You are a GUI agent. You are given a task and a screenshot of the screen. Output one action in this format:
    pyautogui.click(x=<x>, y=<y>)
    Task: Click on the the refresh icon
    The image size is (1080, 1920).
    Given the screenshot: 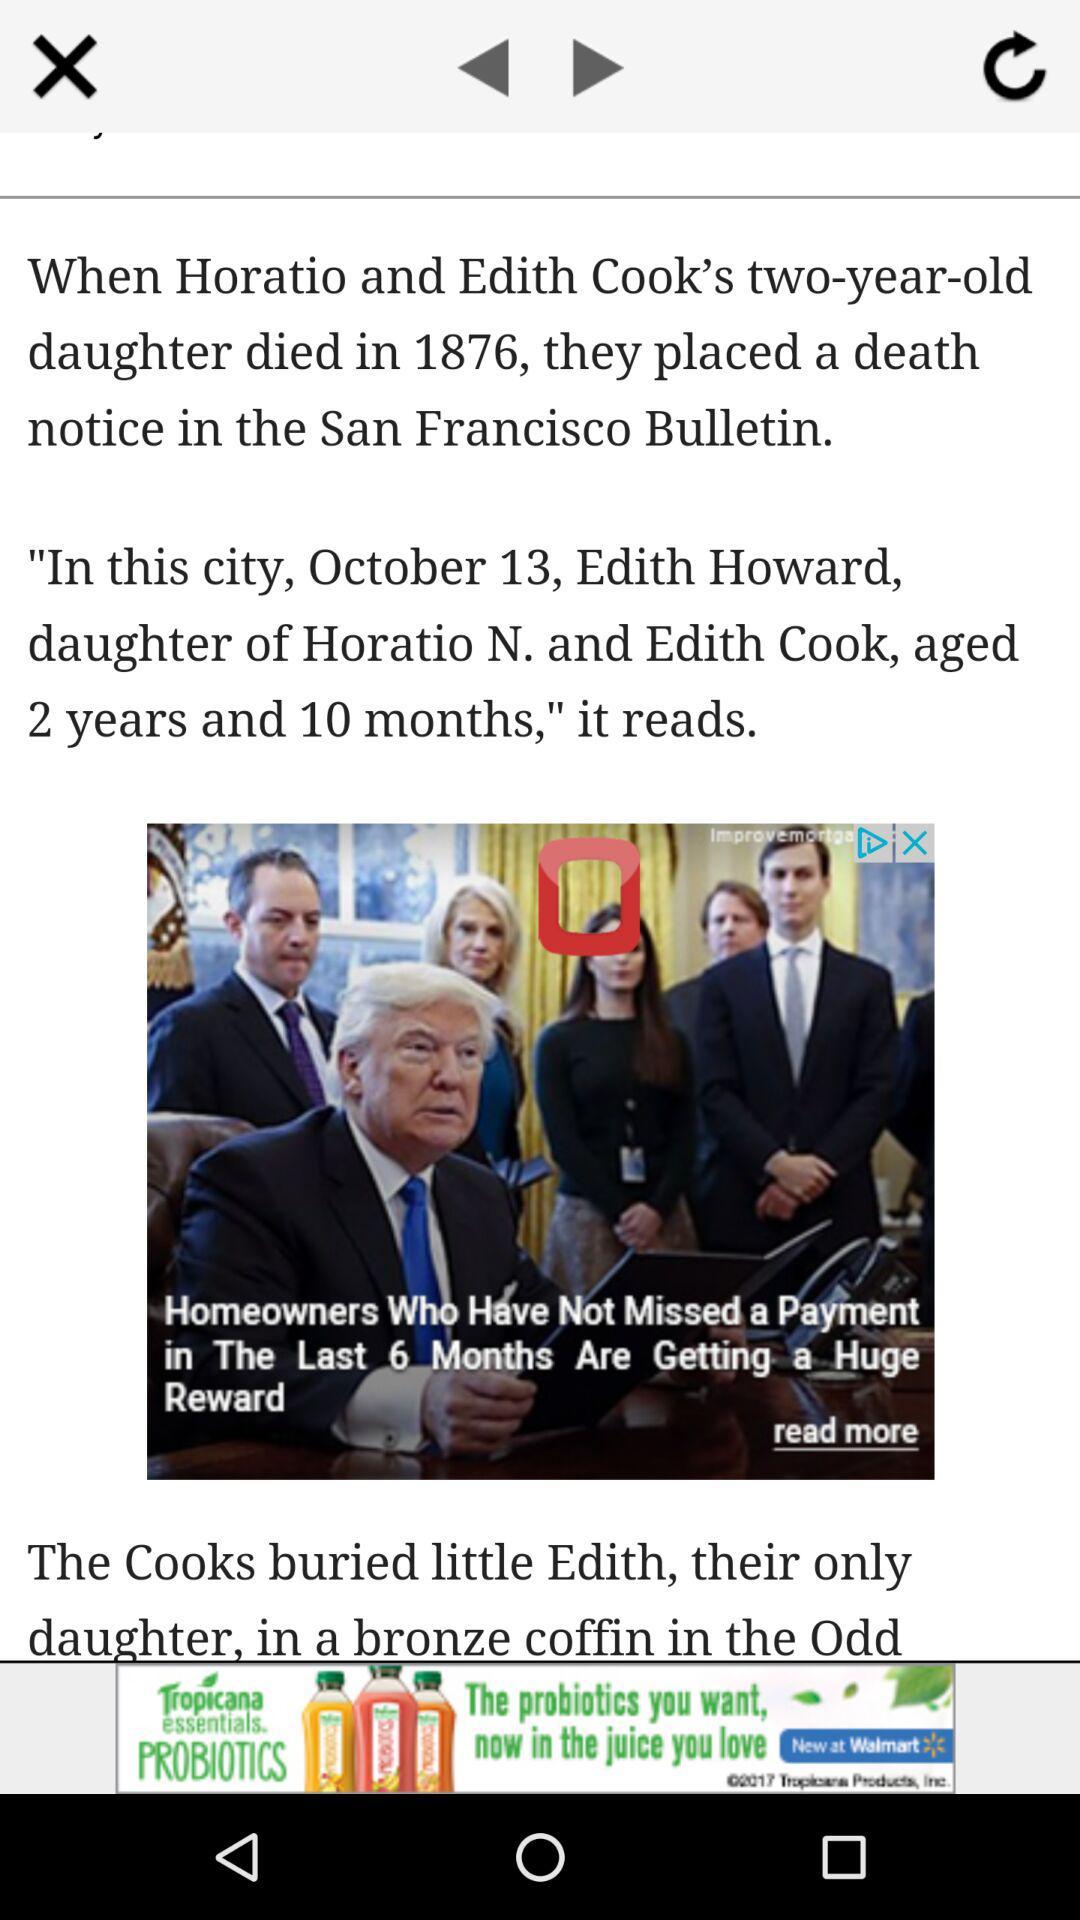 What is the action you would take?
    pyautogui.click(x=1015, y=70)
    